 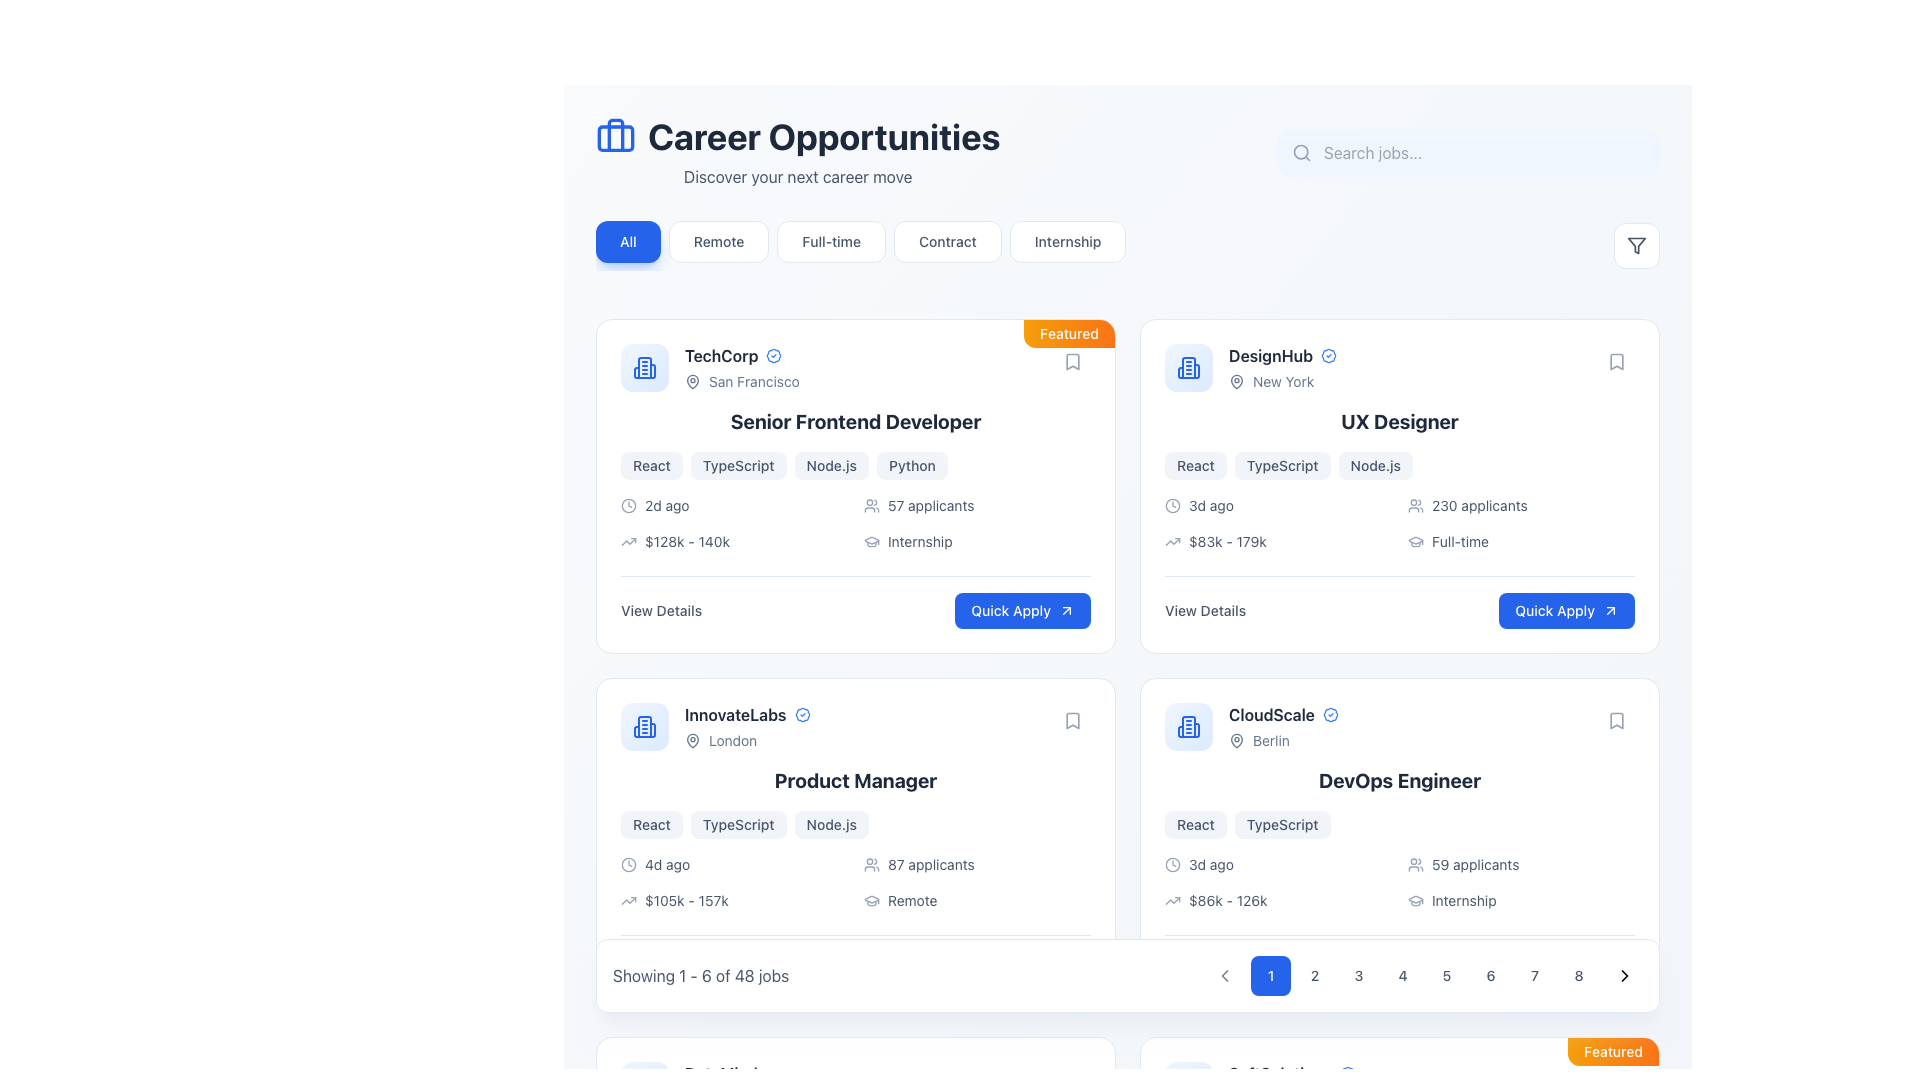 I want to click on the remote availability icon located at the bottom left of the 'Product Manager' job posting card under 'InnovateLabs', so click(x=872, y=901).